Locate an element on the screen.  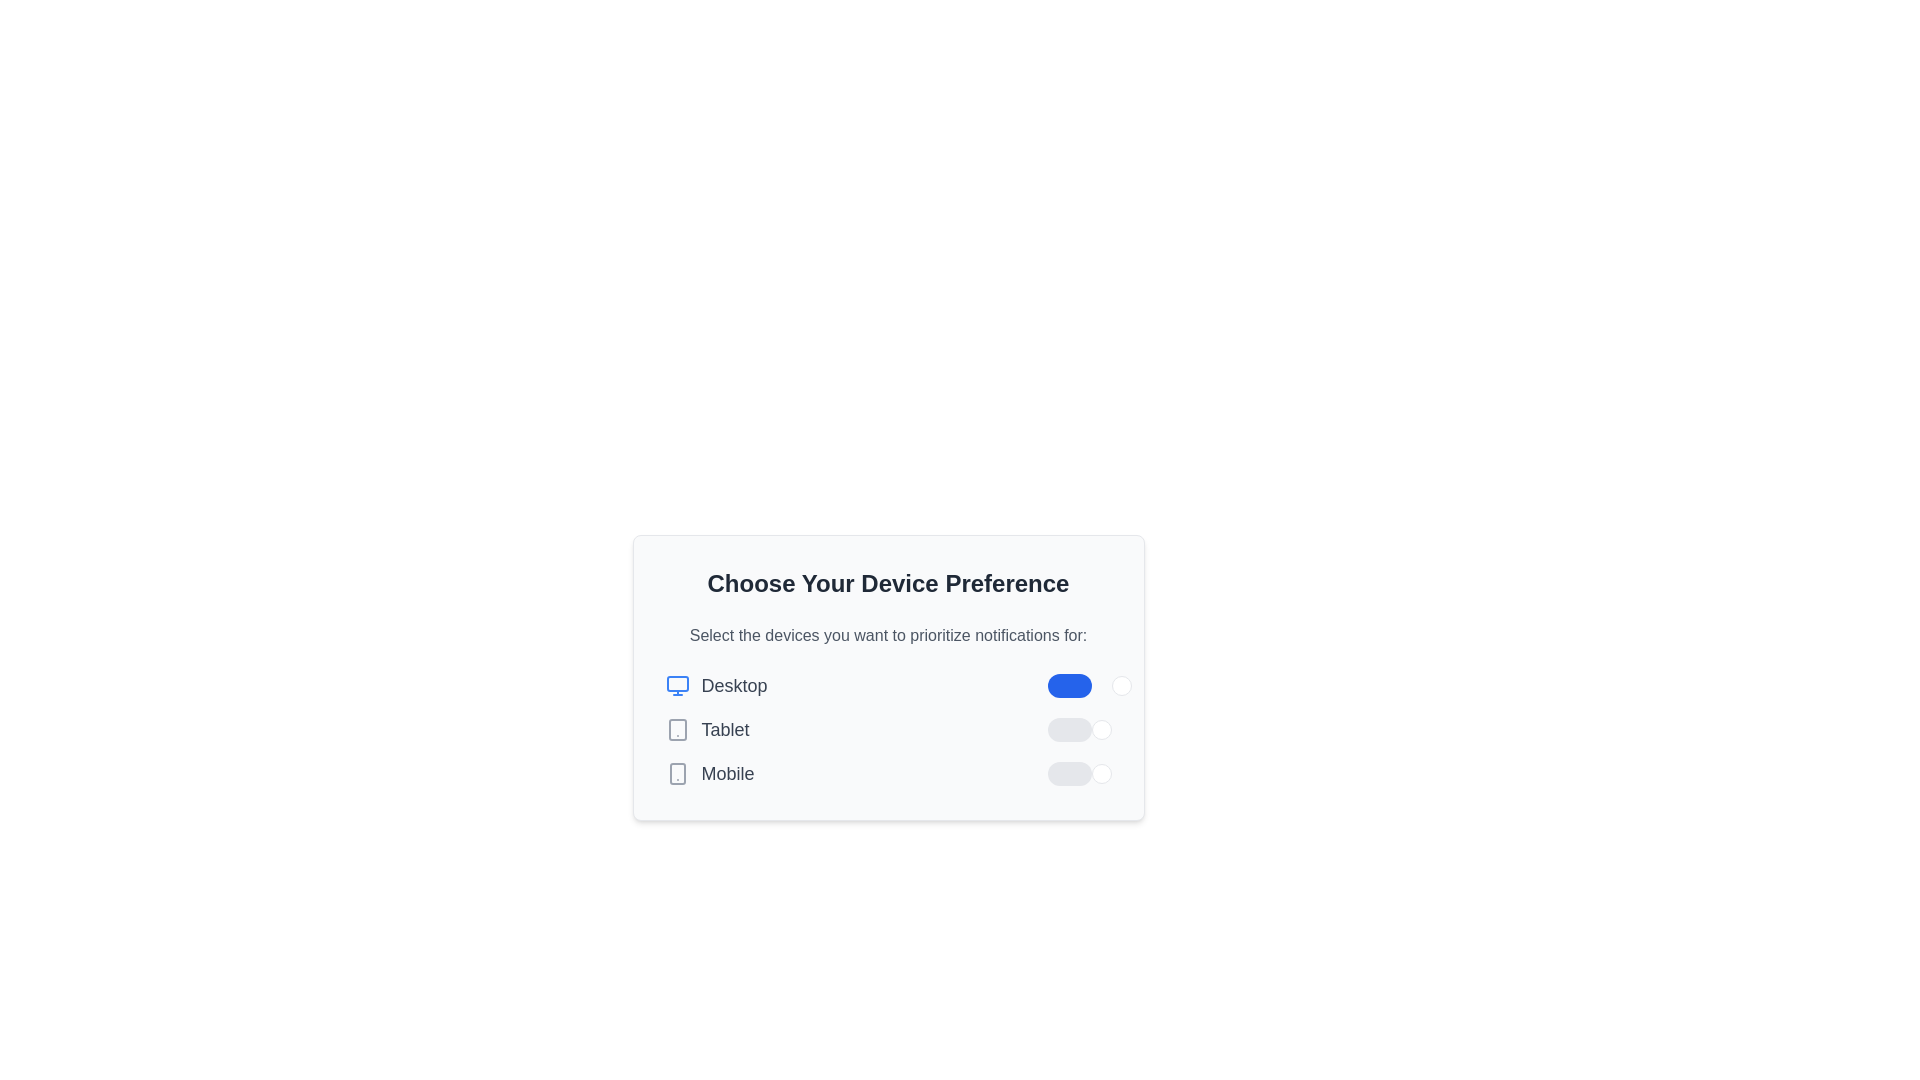
the 'Desktop' device option icon, which is positioned to the left of the text labeled 'Desktop' in the device preference selection layout is located at coordinates (677, 685).